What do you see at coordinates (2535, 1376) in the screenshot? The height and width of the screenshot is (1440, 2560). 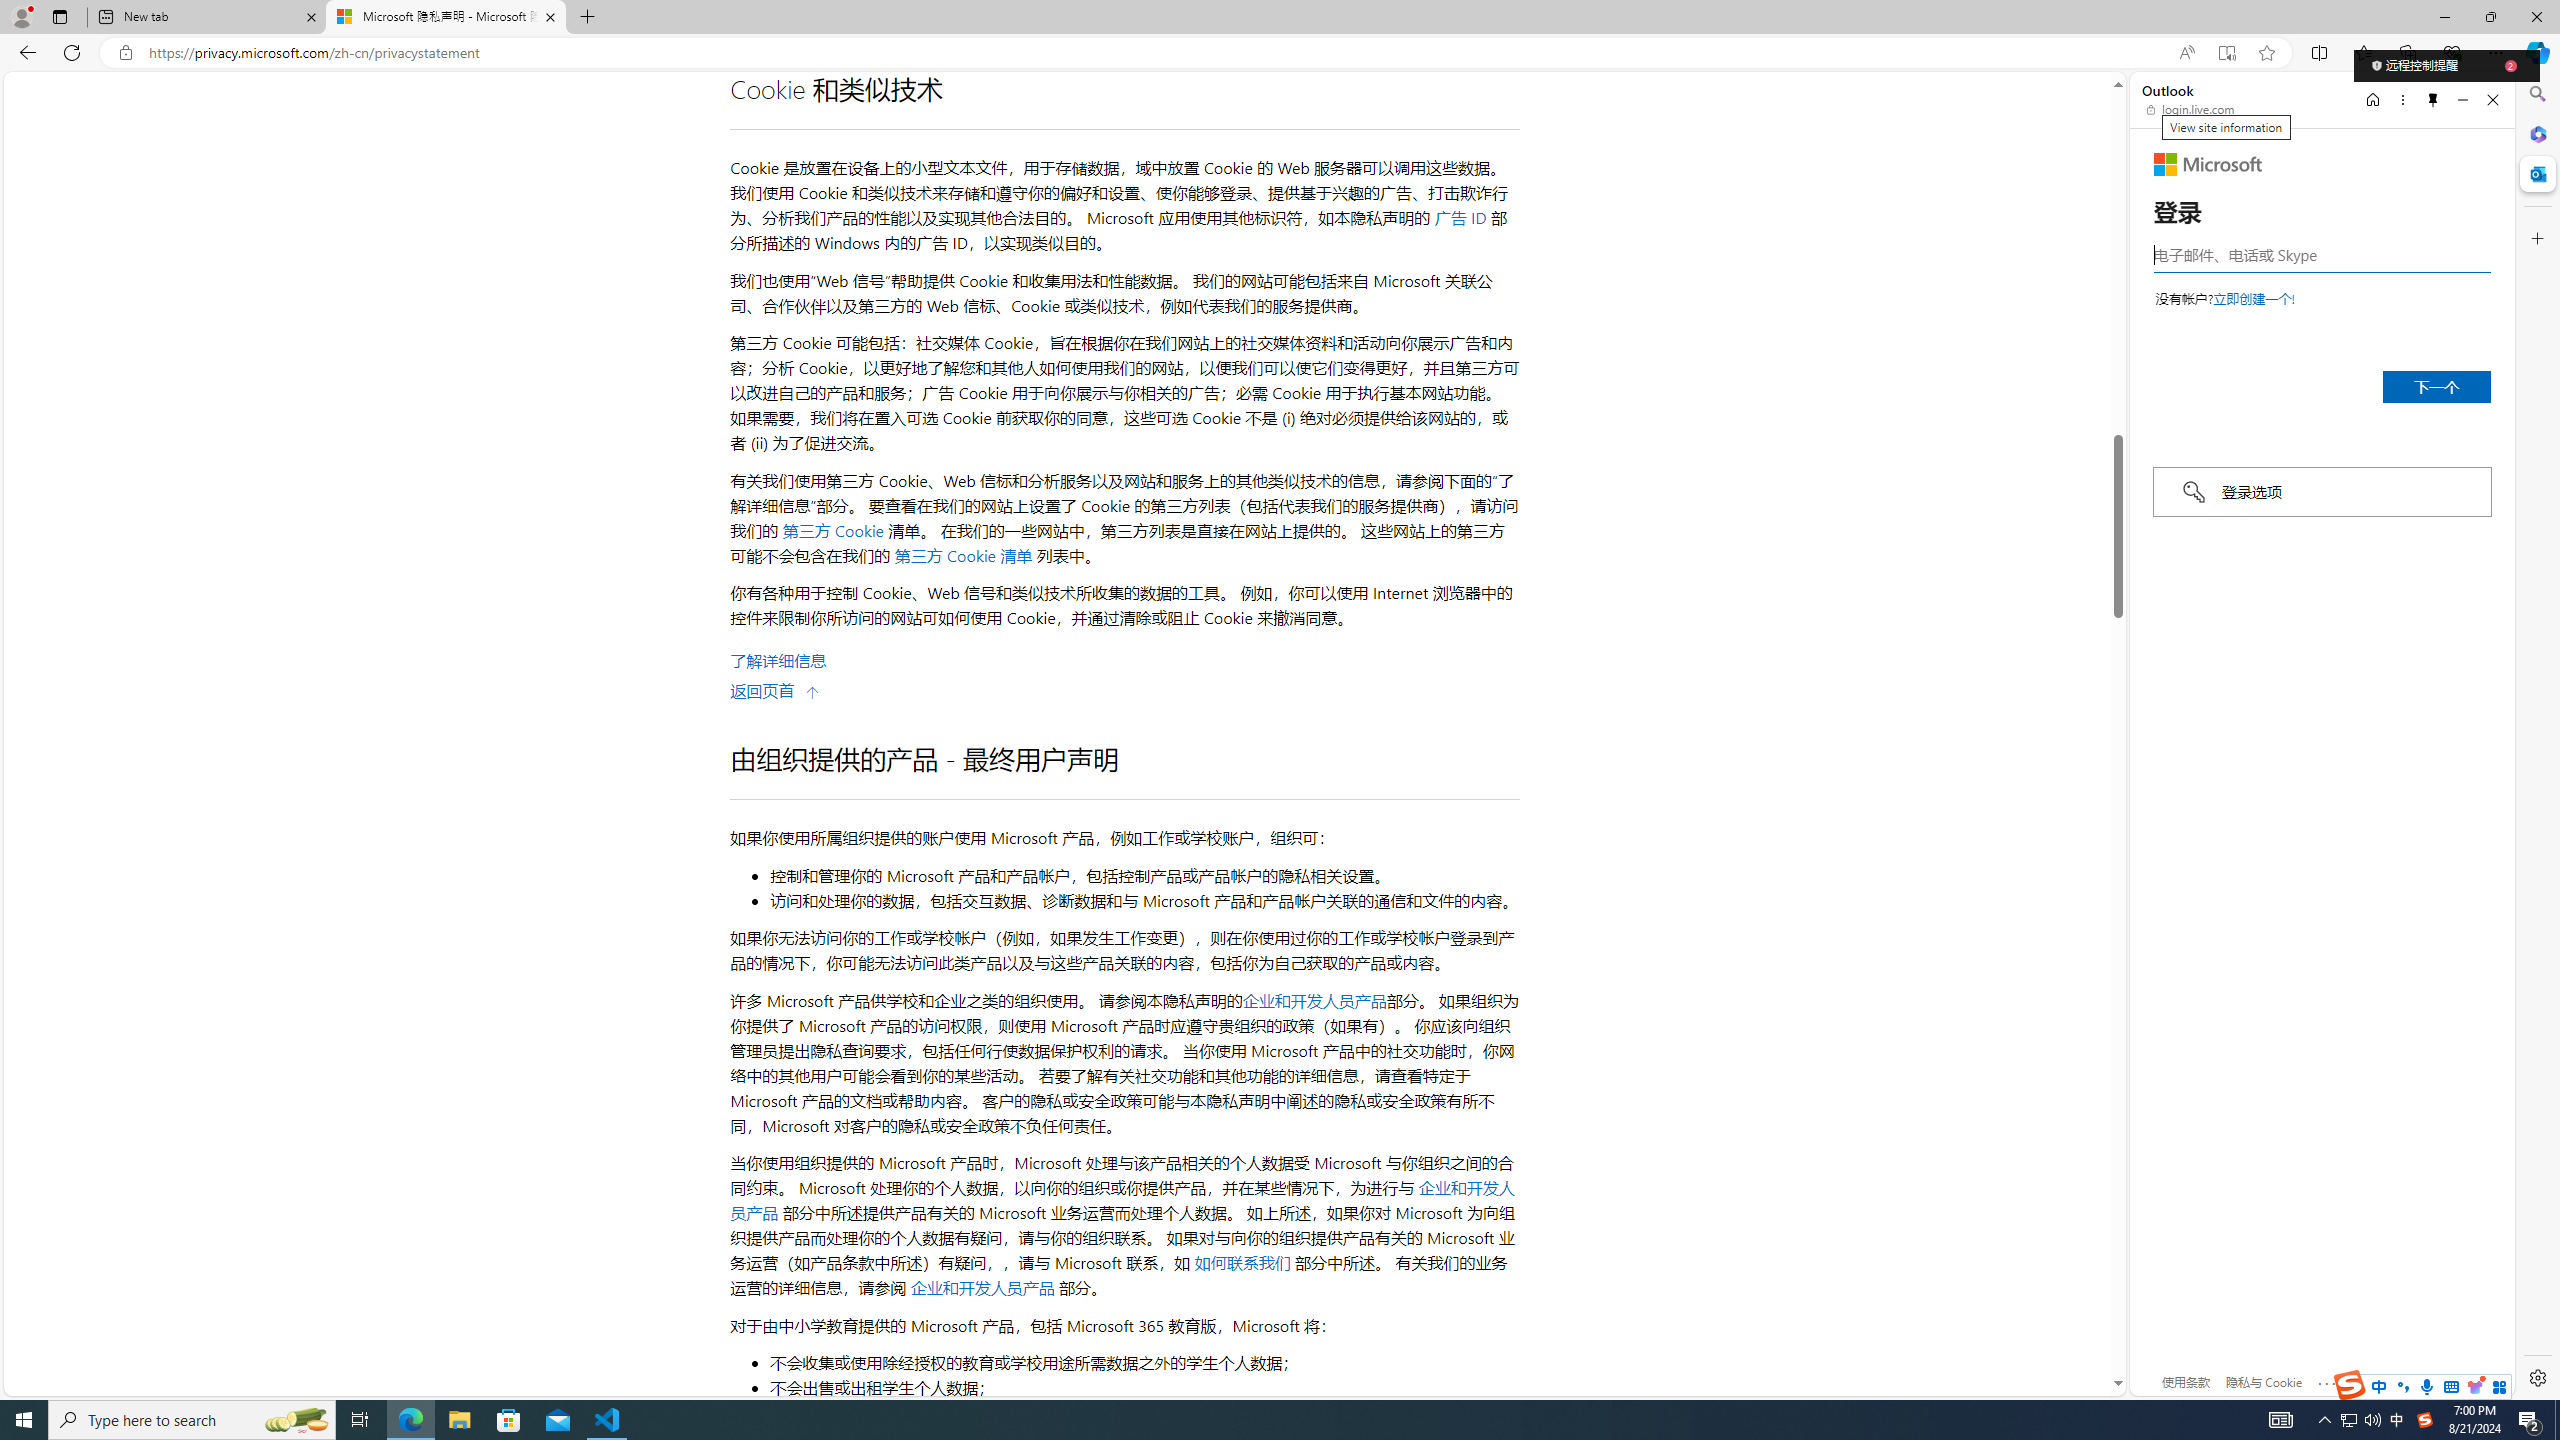 I see `'Settings'` at bounding box center [2535, 1376].